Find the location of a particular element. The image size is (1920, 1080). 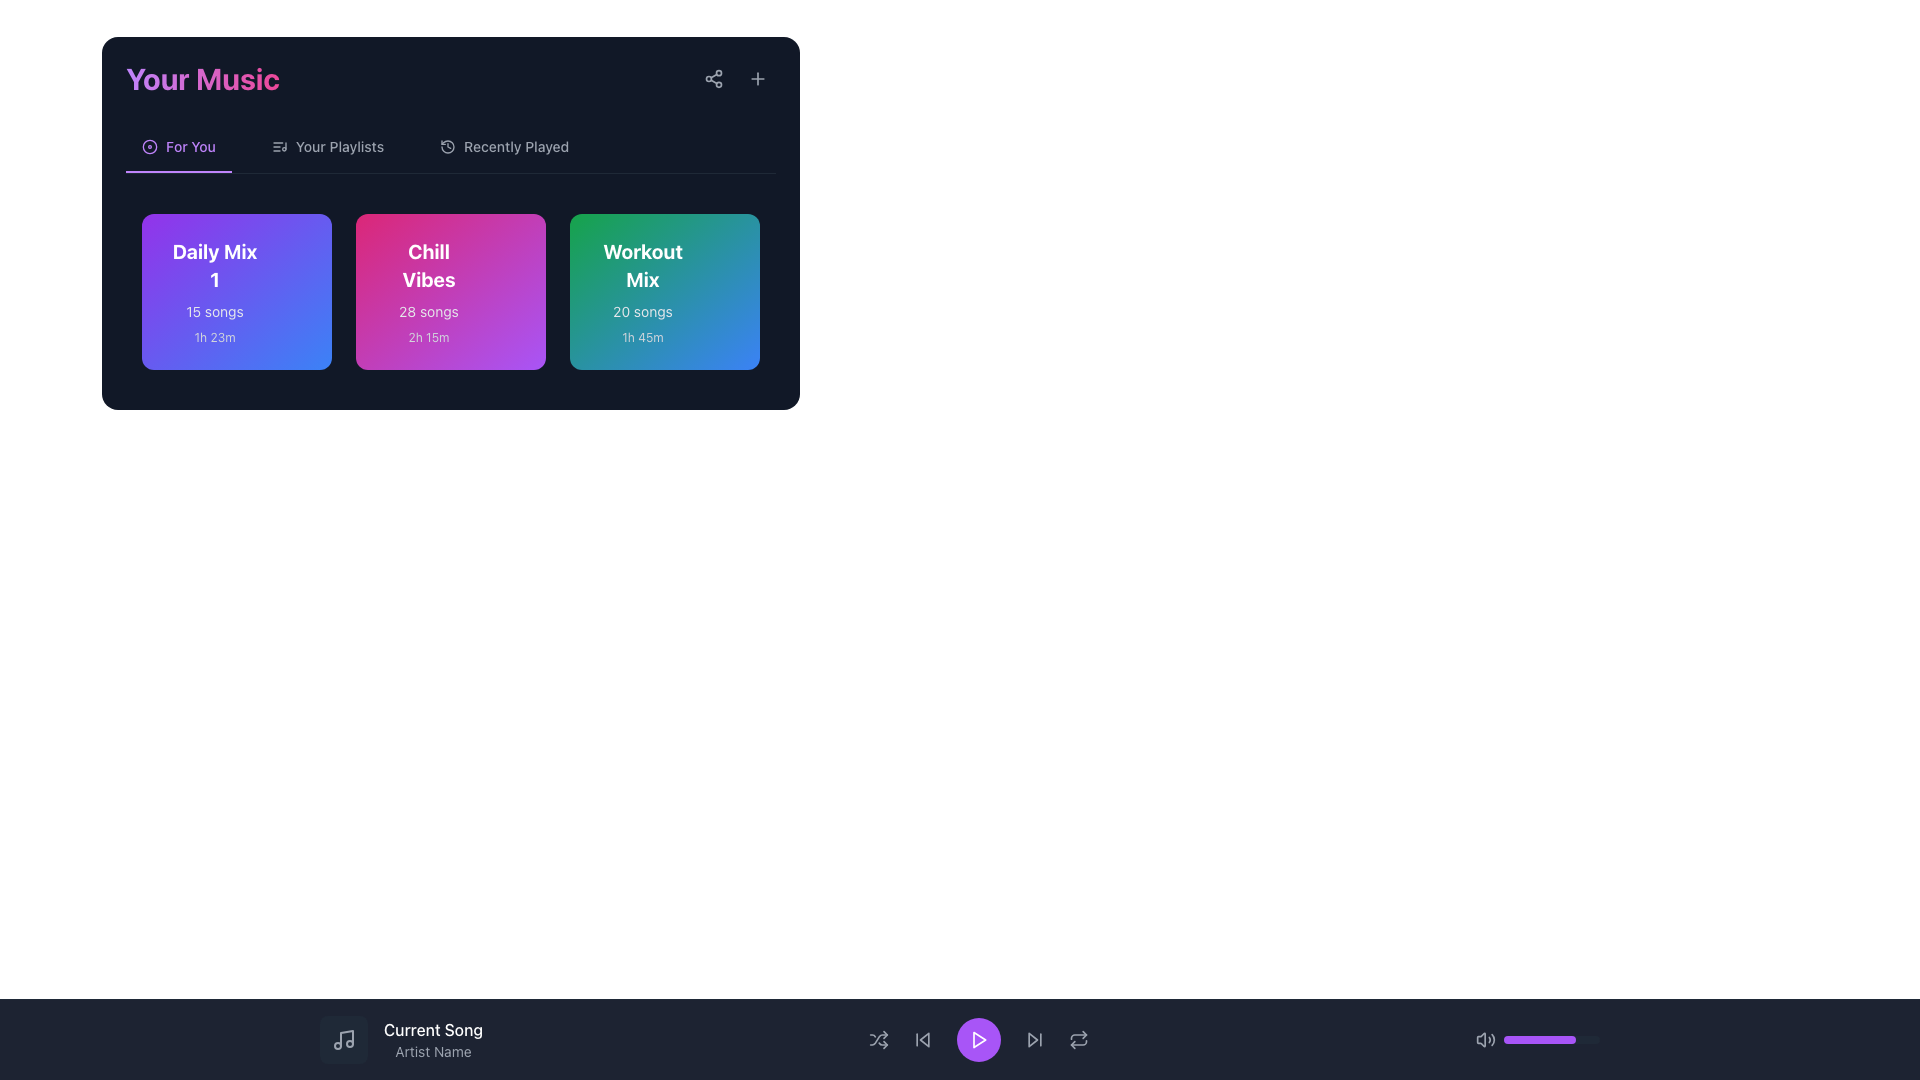

the circular icon button with a plus symbol, located in the top-right corner of the 'Your Music' card section is located at coordinates (757, 77).